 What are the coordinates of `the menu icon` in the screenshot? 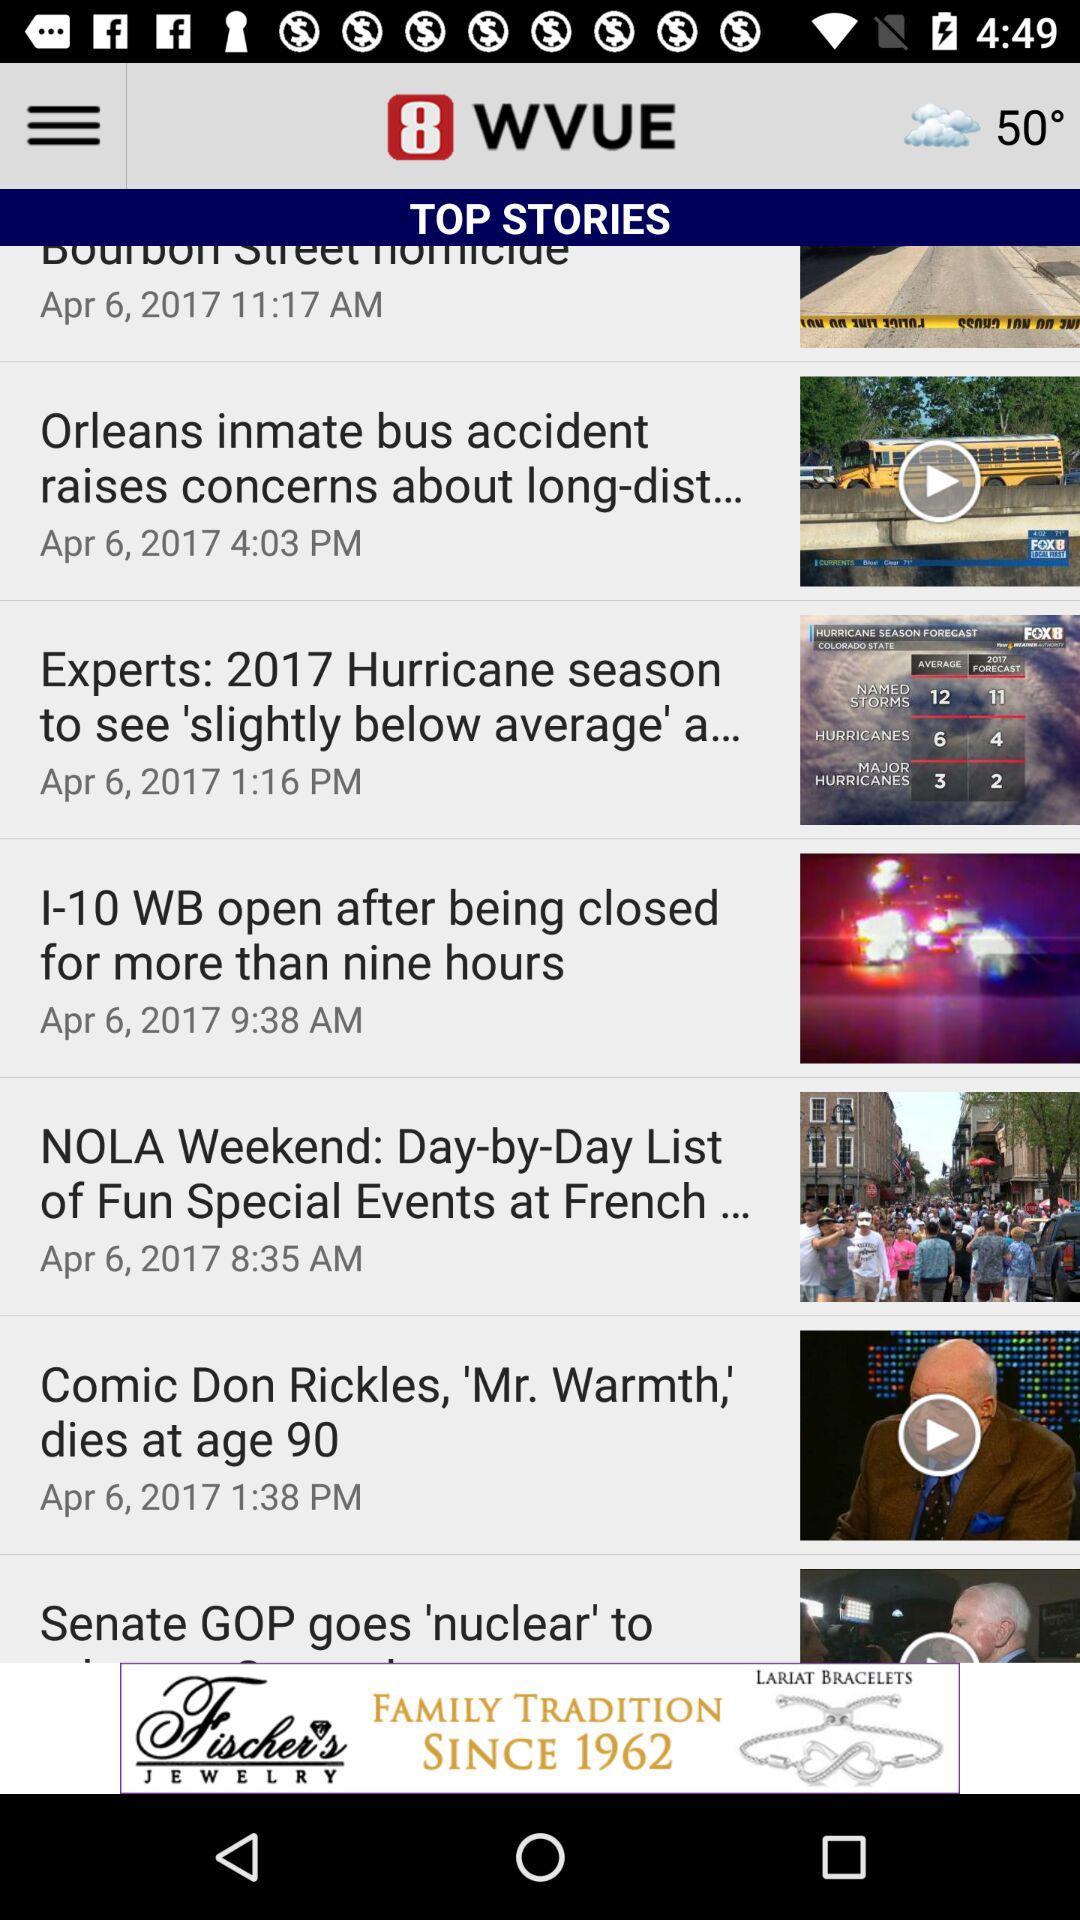 It's located at (61, 124).